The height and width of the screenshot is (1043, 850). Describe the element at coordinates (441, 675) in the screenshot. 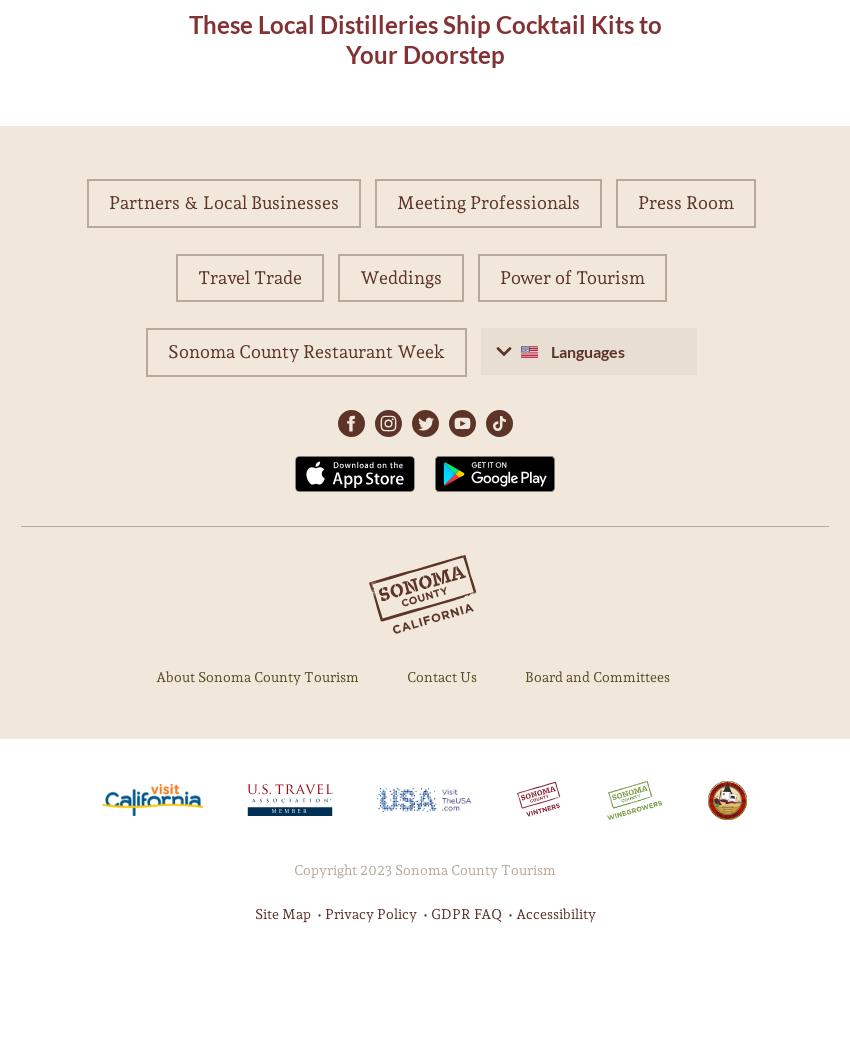

I see `'Contact Us'` at that location.